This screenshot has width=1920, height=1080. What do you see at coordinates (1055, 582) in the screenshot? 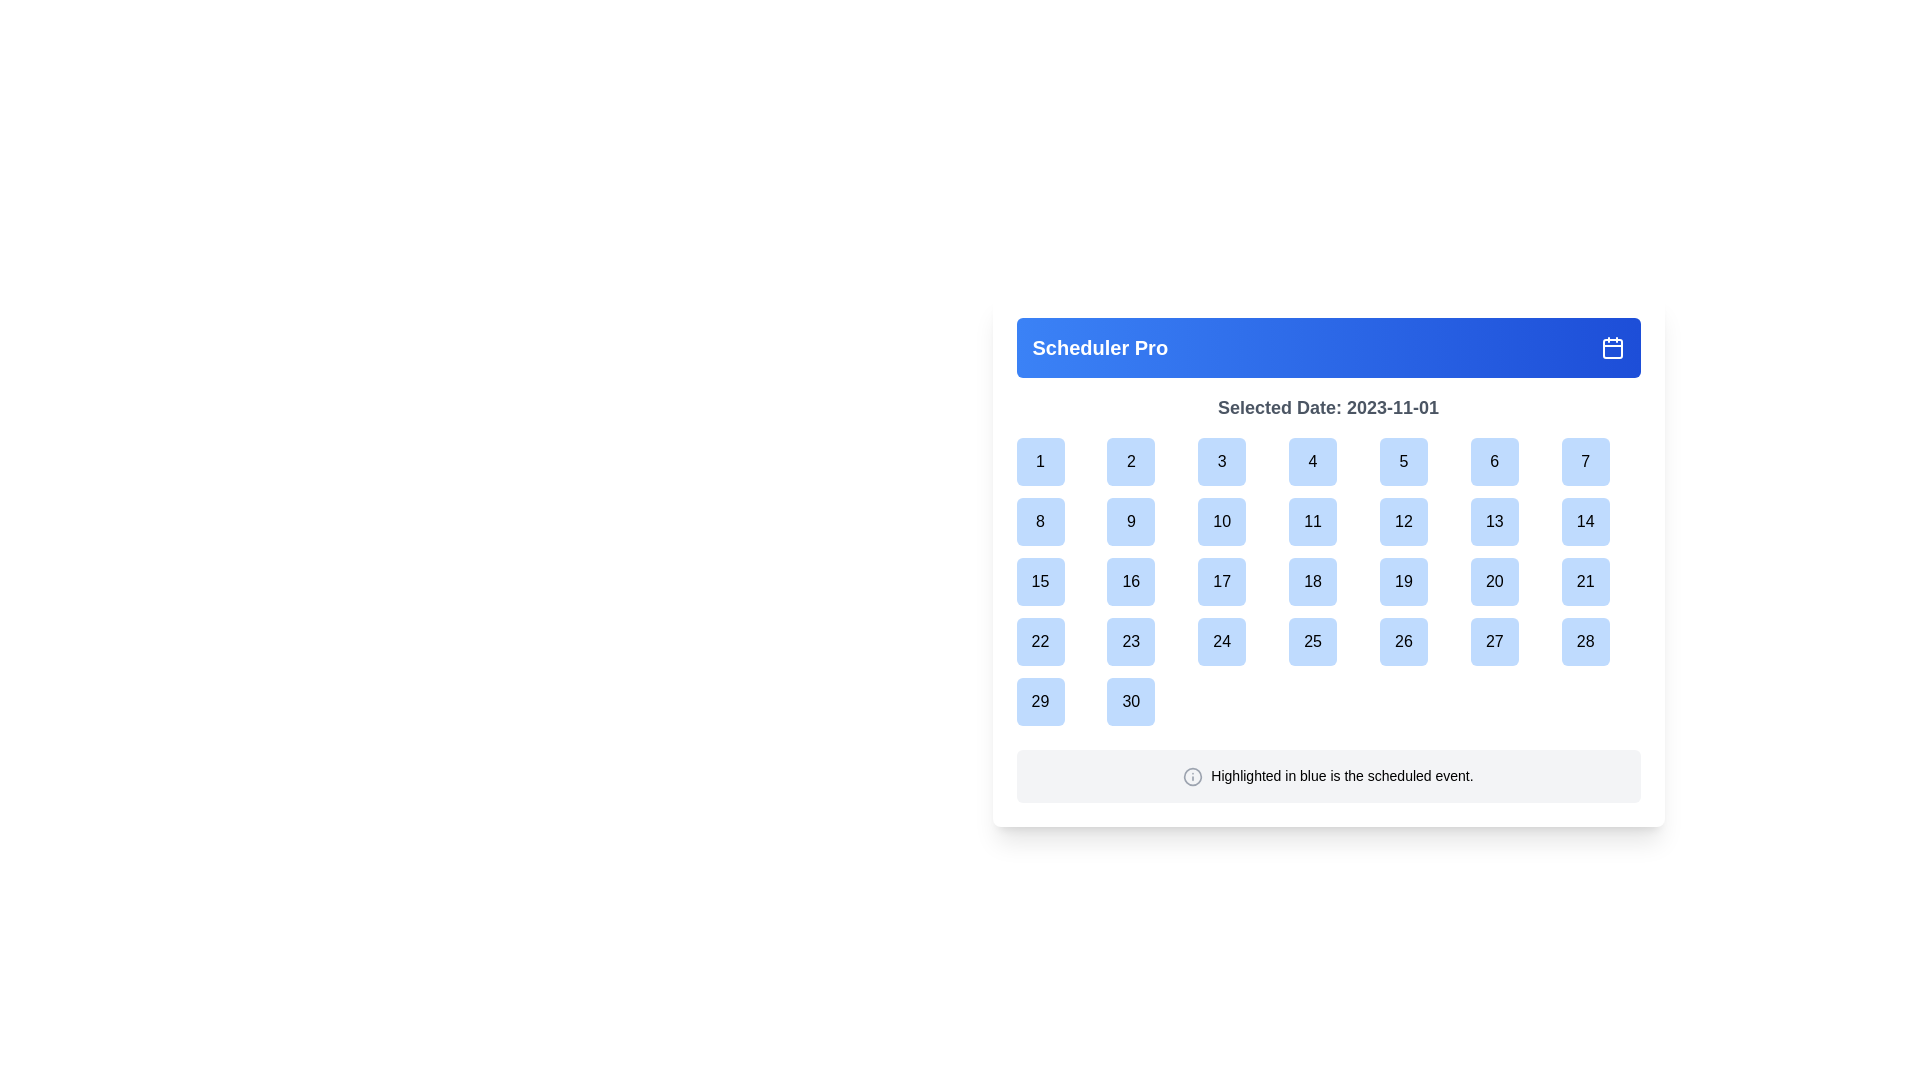
I see `the button representing the 15th day in the calendar view` at bounding box center [1055, 582].